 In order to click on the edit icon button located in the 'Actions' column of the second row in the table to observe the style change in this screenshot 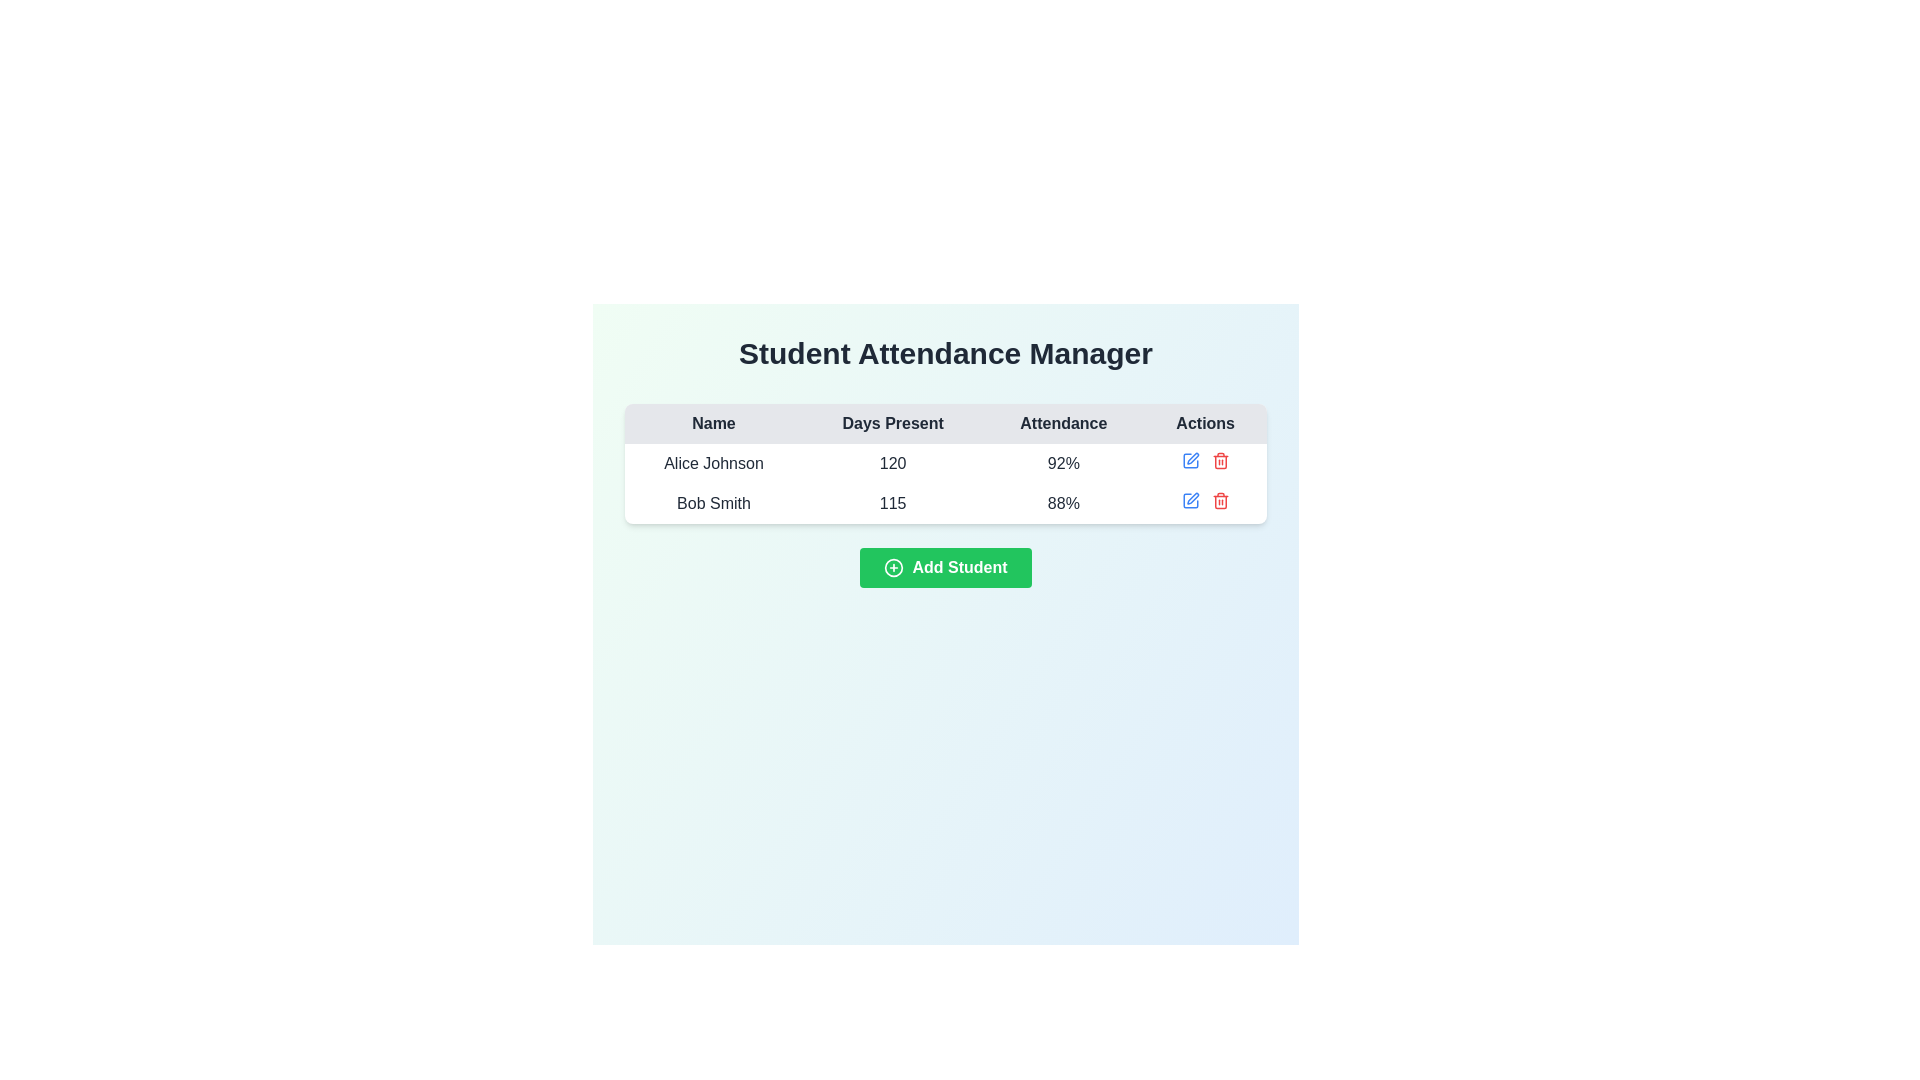, I will do `click(1190, 461)`.